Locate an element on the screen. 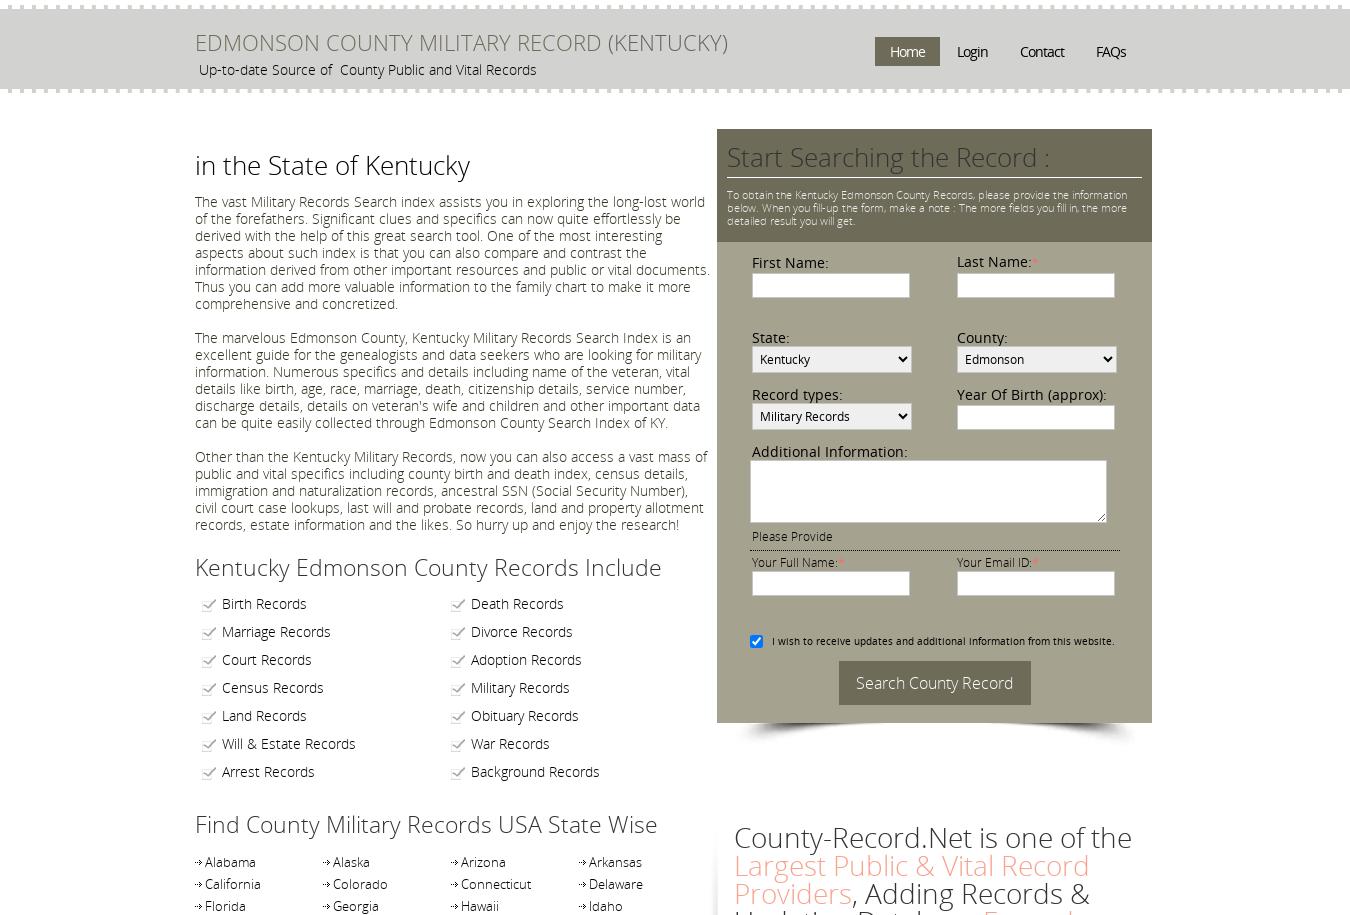  'Up-to-date Source of' is located at coordinates (198, 68).